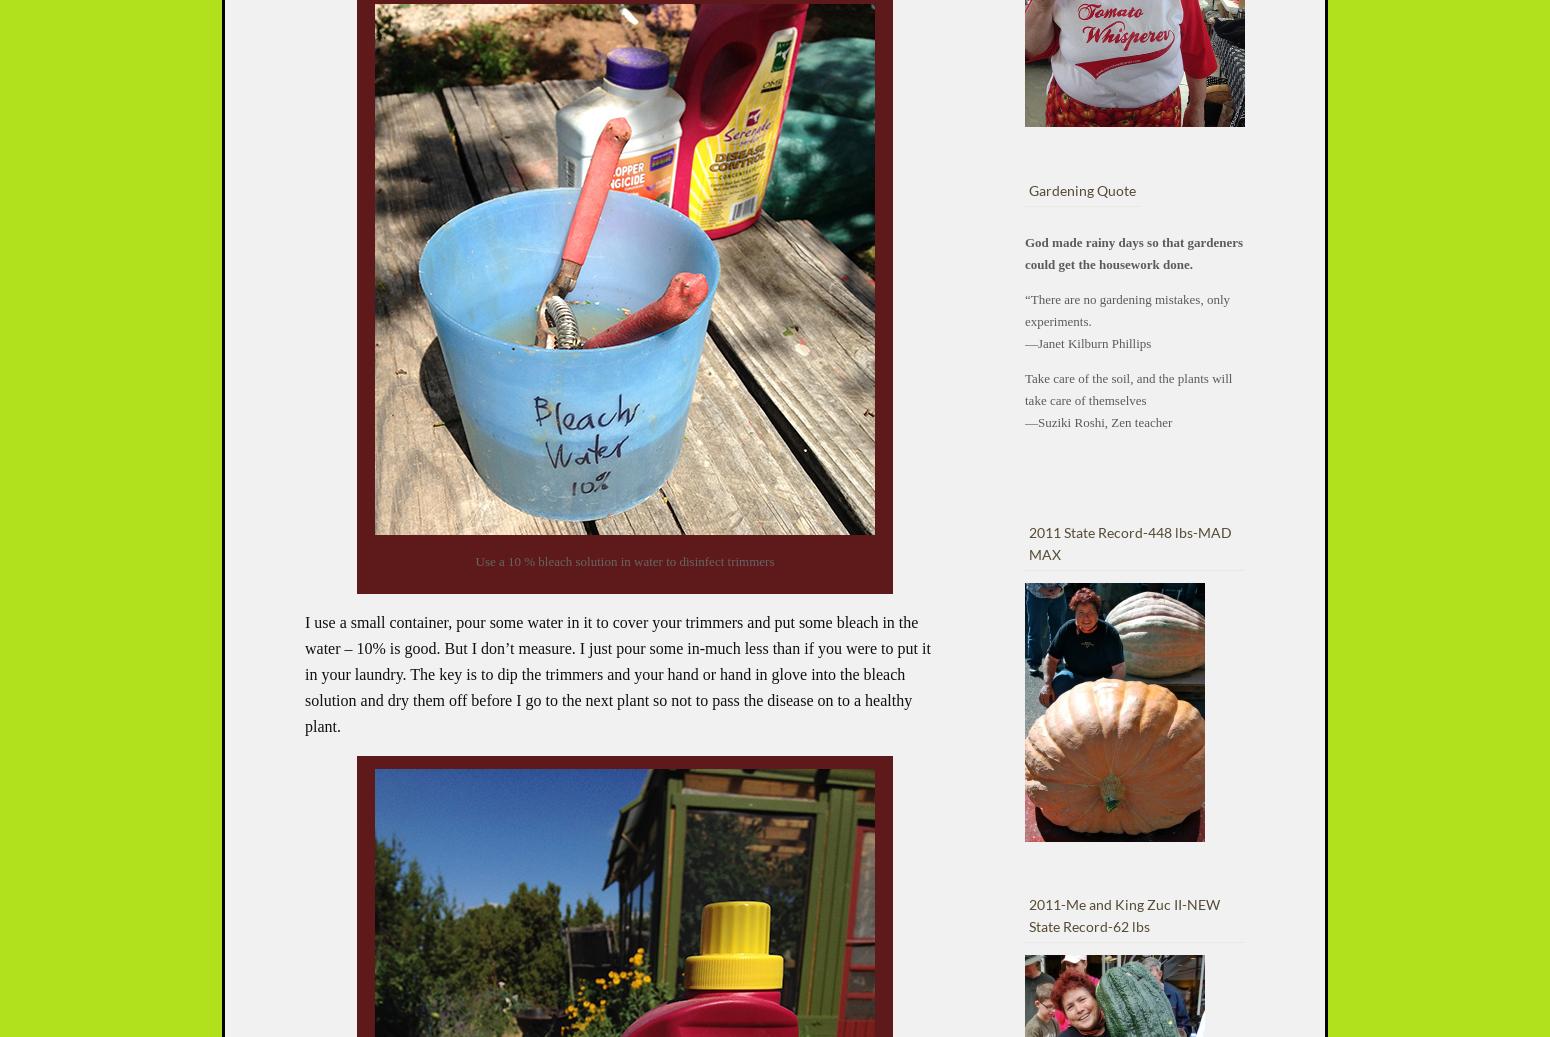  Describe the element at coordinates (1029, 543) in the screenshot. I see `'2011 State Record-448 lbs-MAD MAX'` at that location.